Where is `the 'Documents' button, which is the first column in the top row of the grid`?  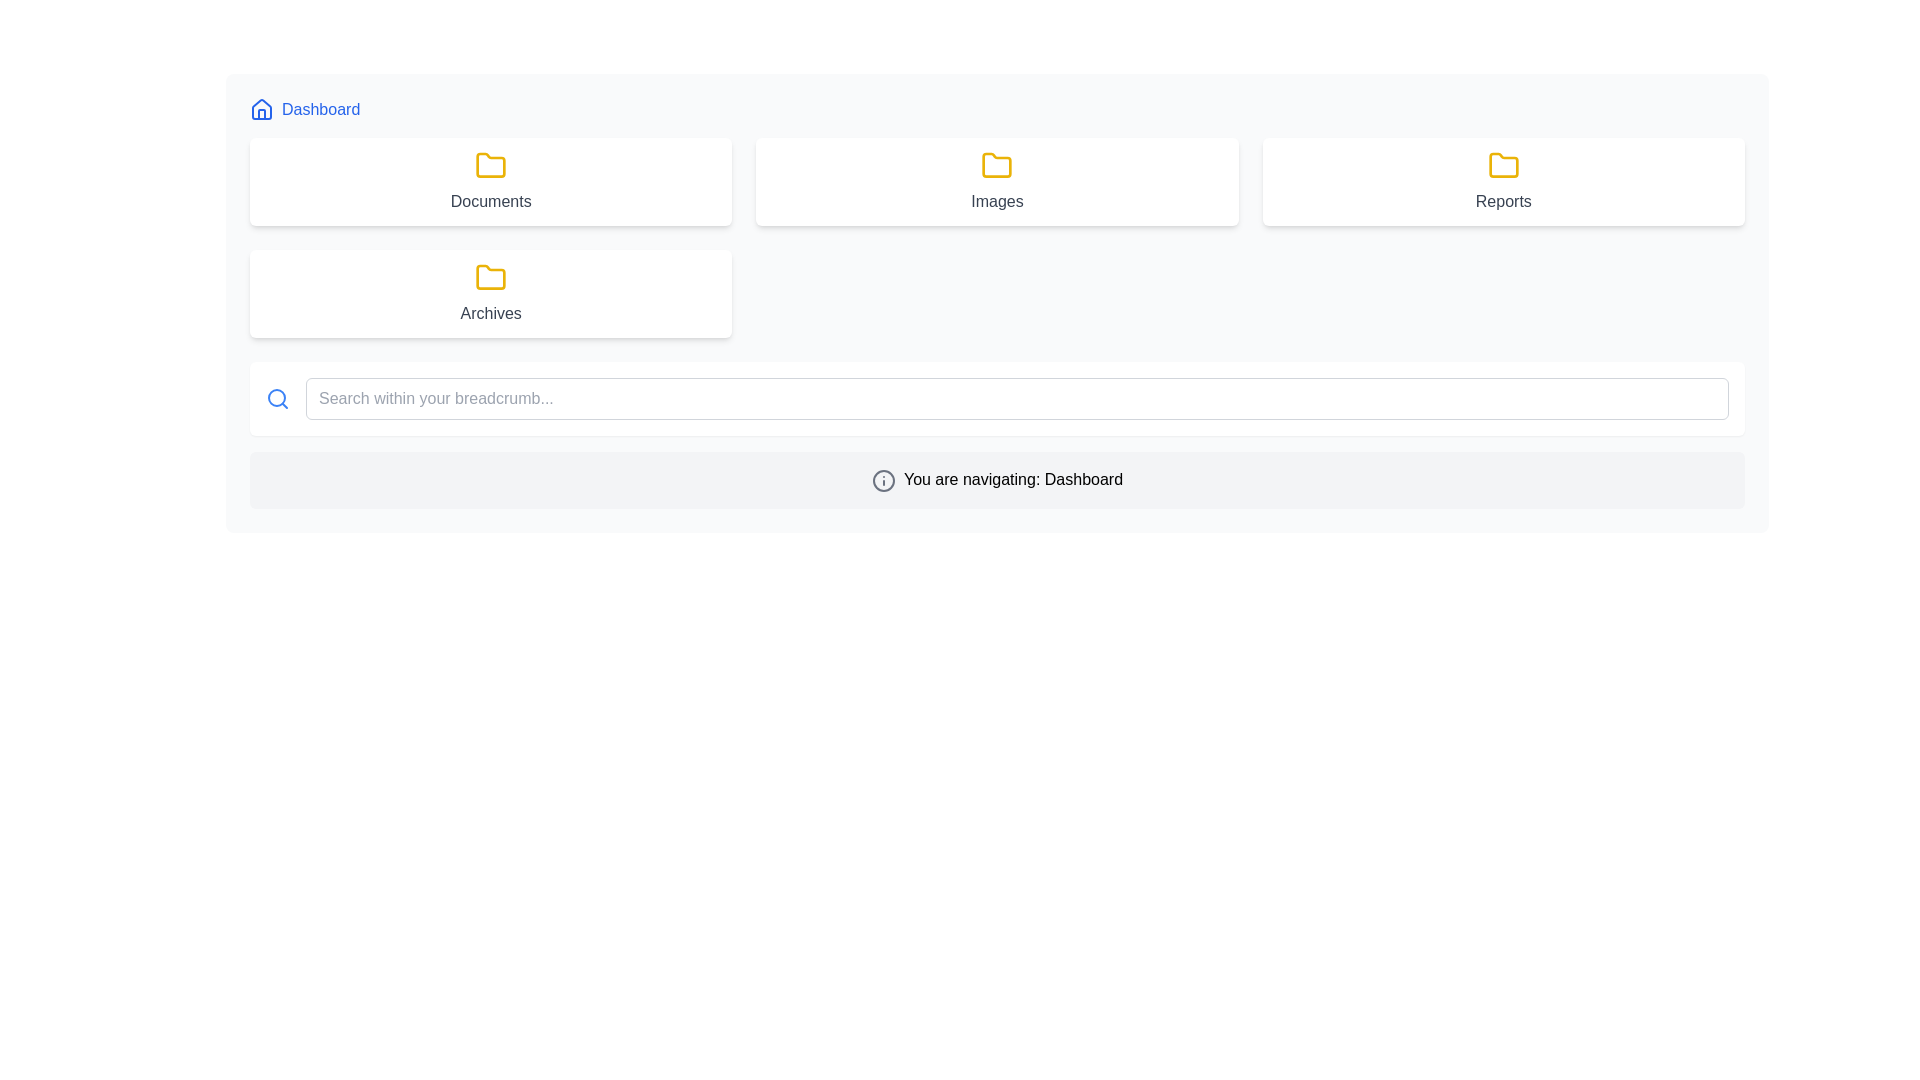
the 'Documents' button, which is the first column in the top row of the grid is located at coordinates (491, 181).